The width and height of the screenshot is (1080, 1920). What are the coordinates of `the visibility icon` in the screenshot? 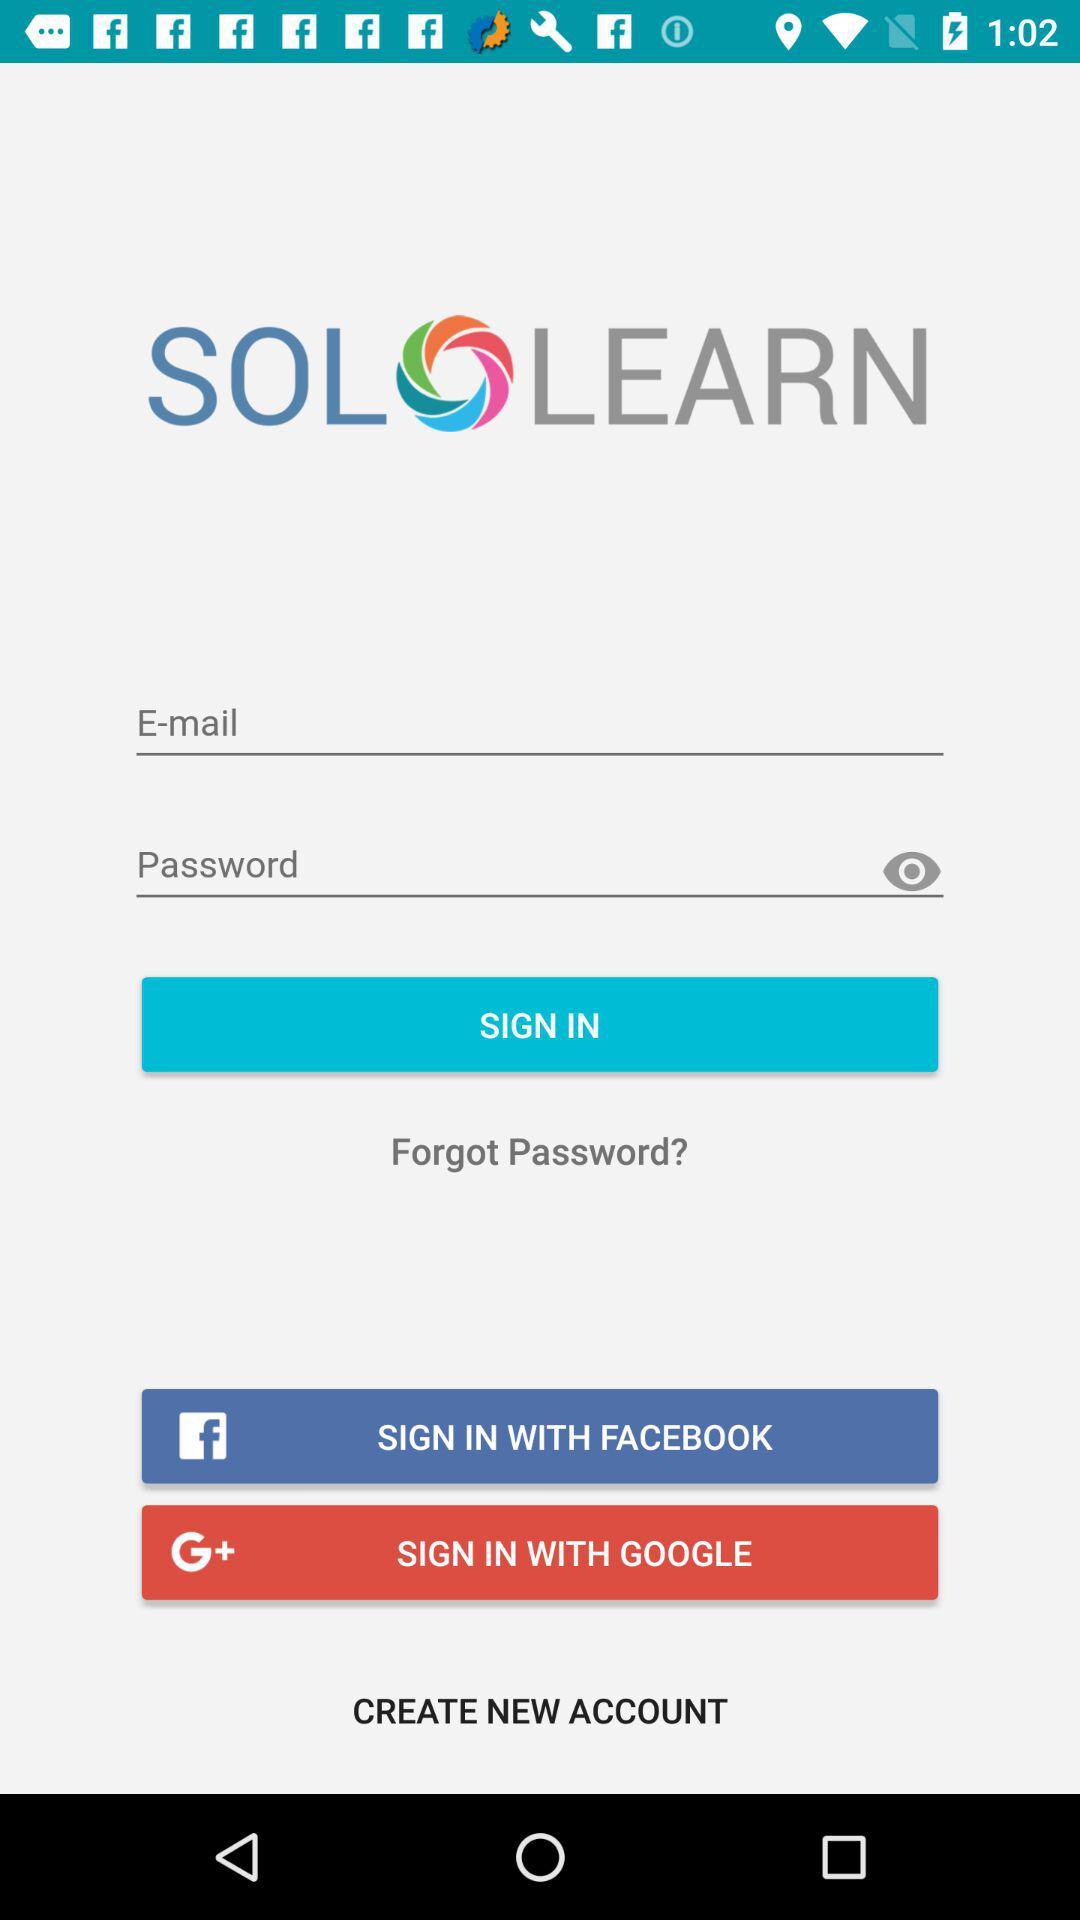 It's located at (911, 872).